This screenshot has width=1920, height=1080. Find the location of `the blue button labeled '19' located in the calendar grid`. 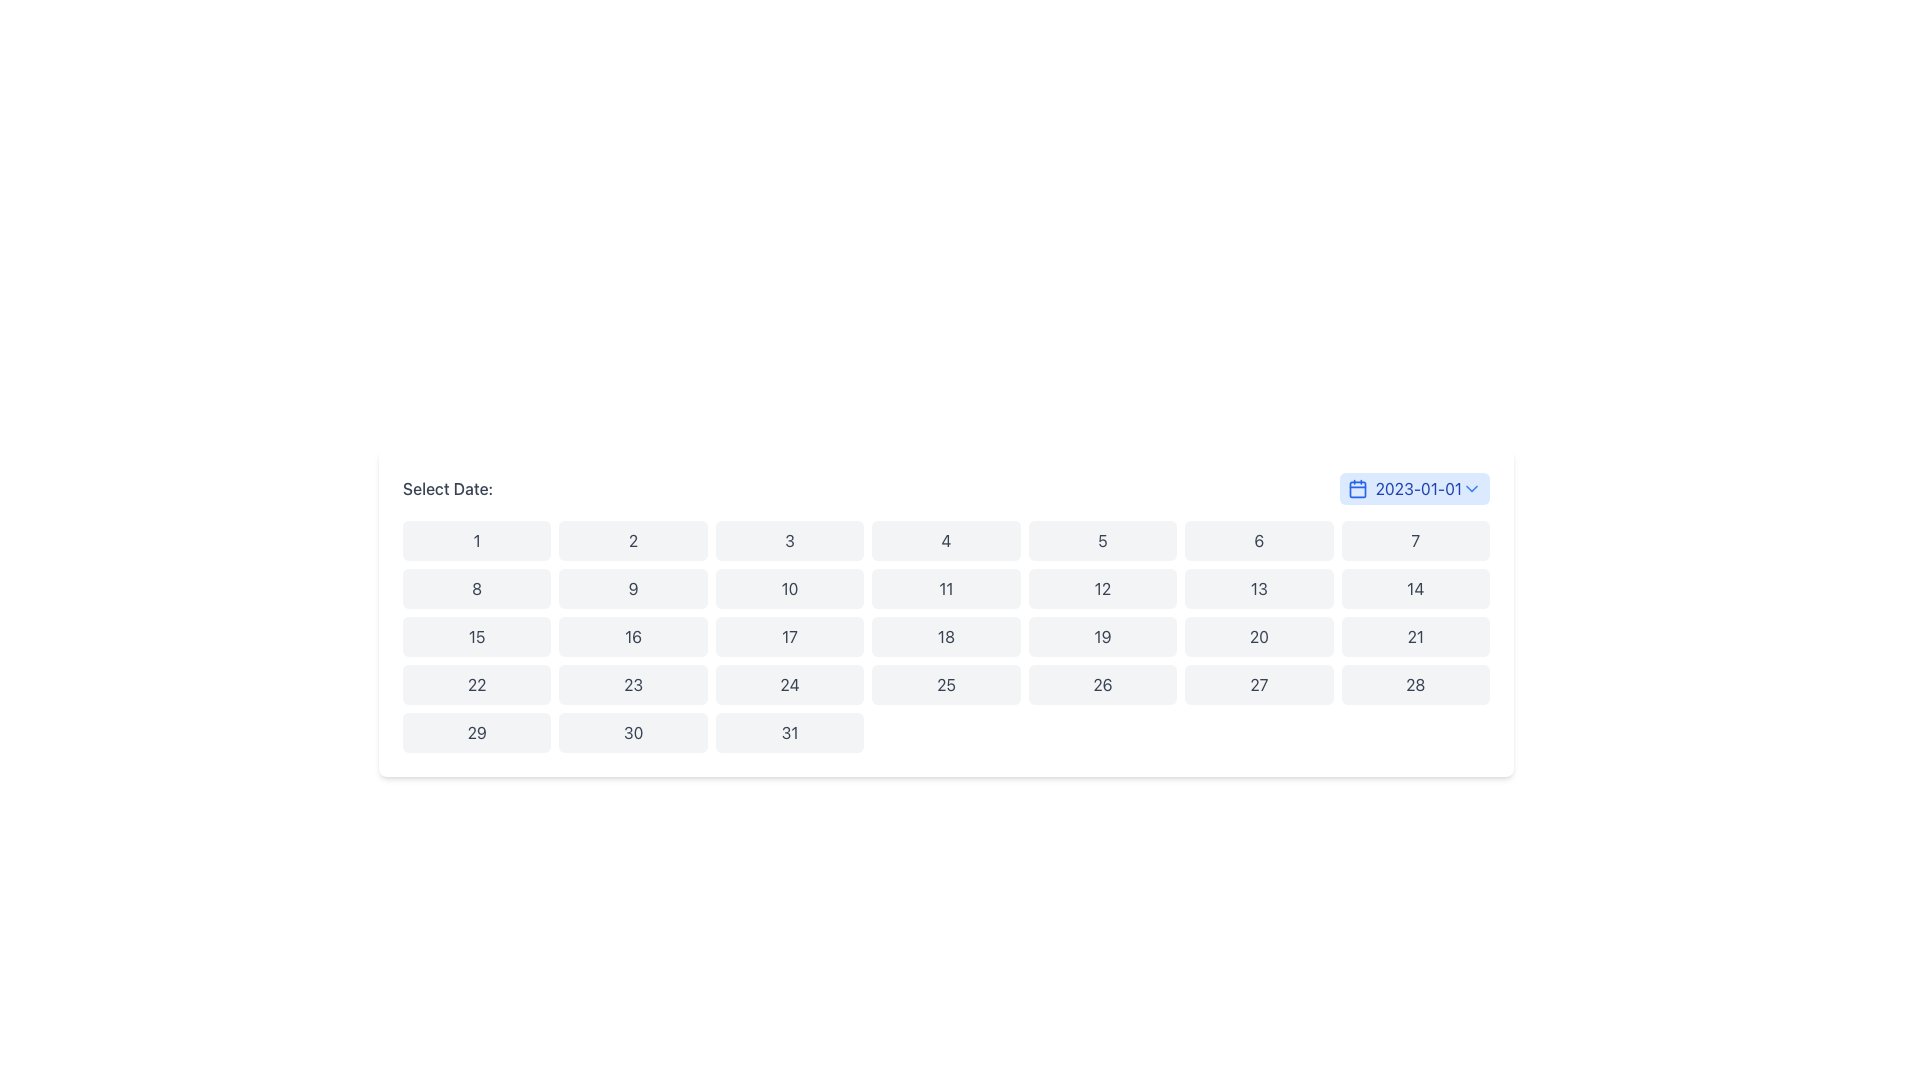

the blue button labeled '19' located in the calendar grid is located at coordinates (1101, 636).